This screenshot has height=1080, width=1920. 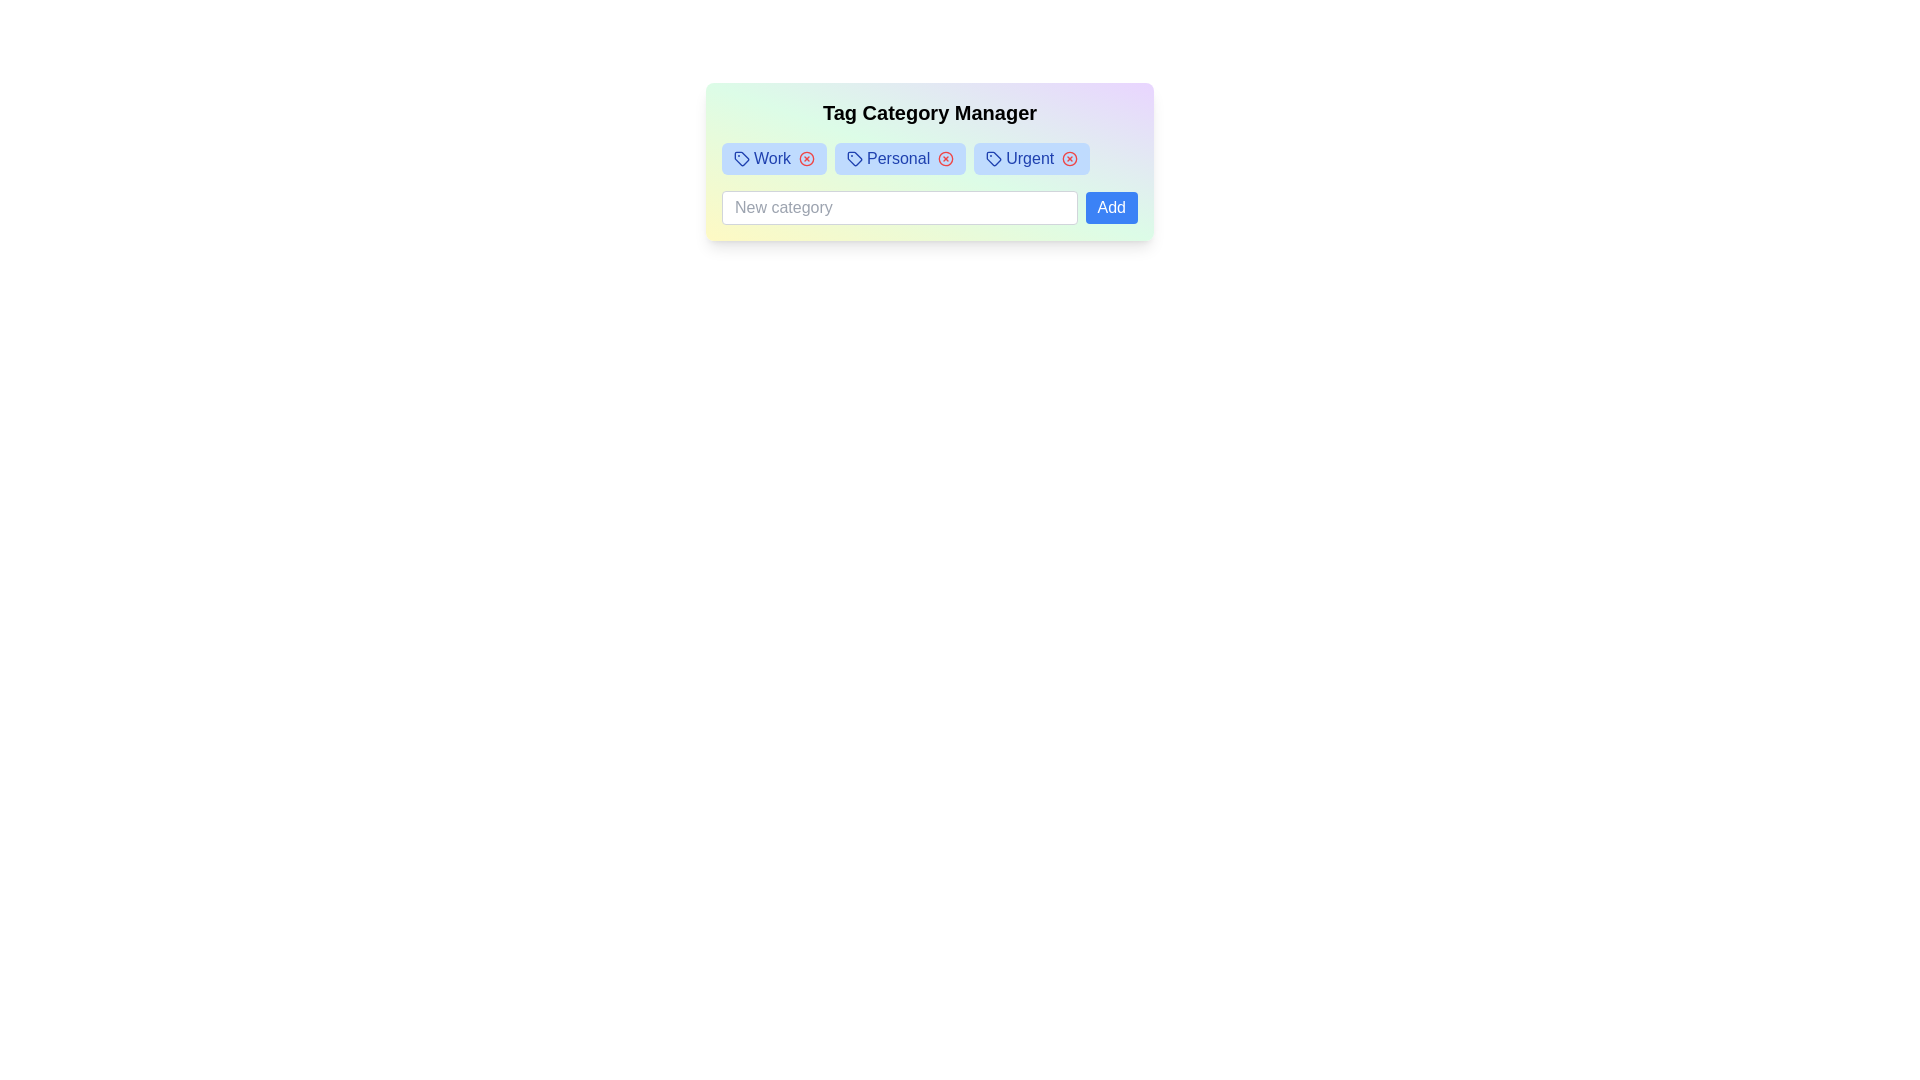 I want to click on the button labeled 'Personal', so click(x=854, y=157).